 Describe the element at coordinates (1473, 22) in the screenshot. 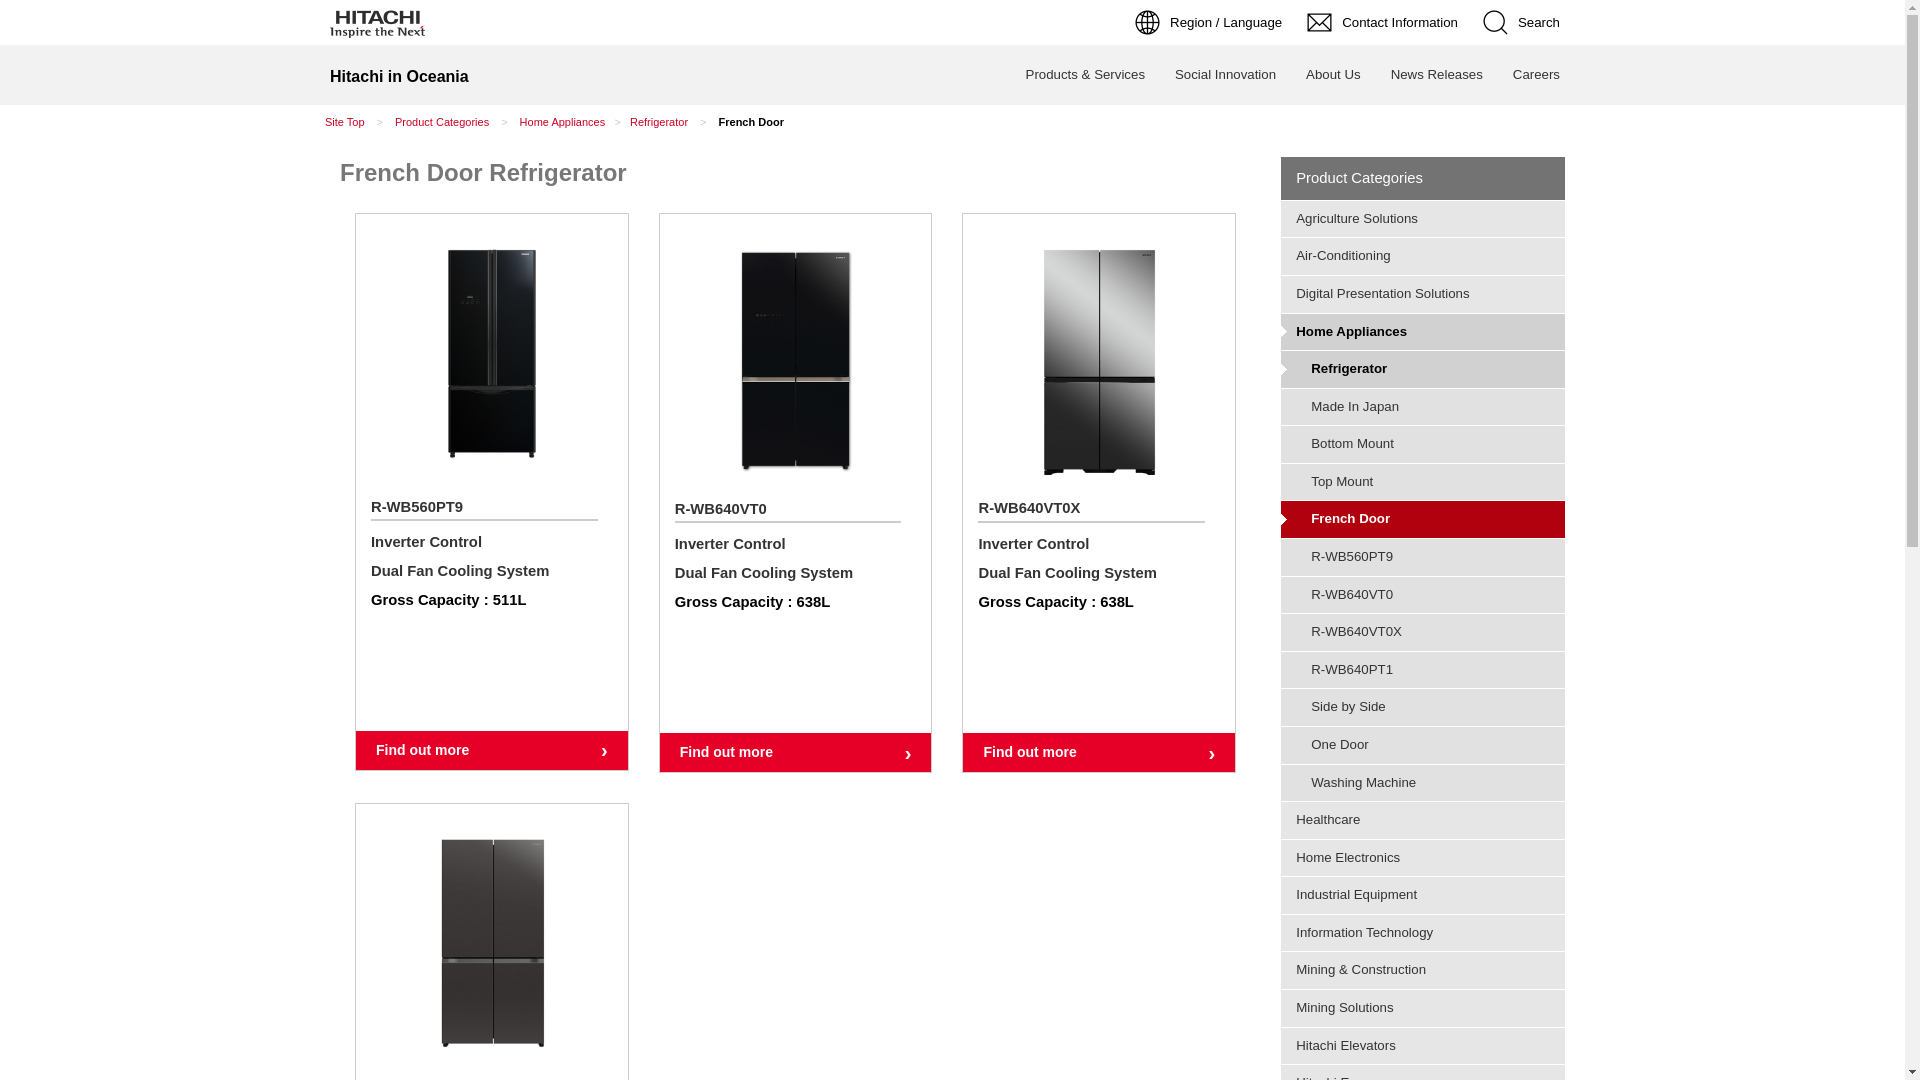

I see `'Search'` at that location.